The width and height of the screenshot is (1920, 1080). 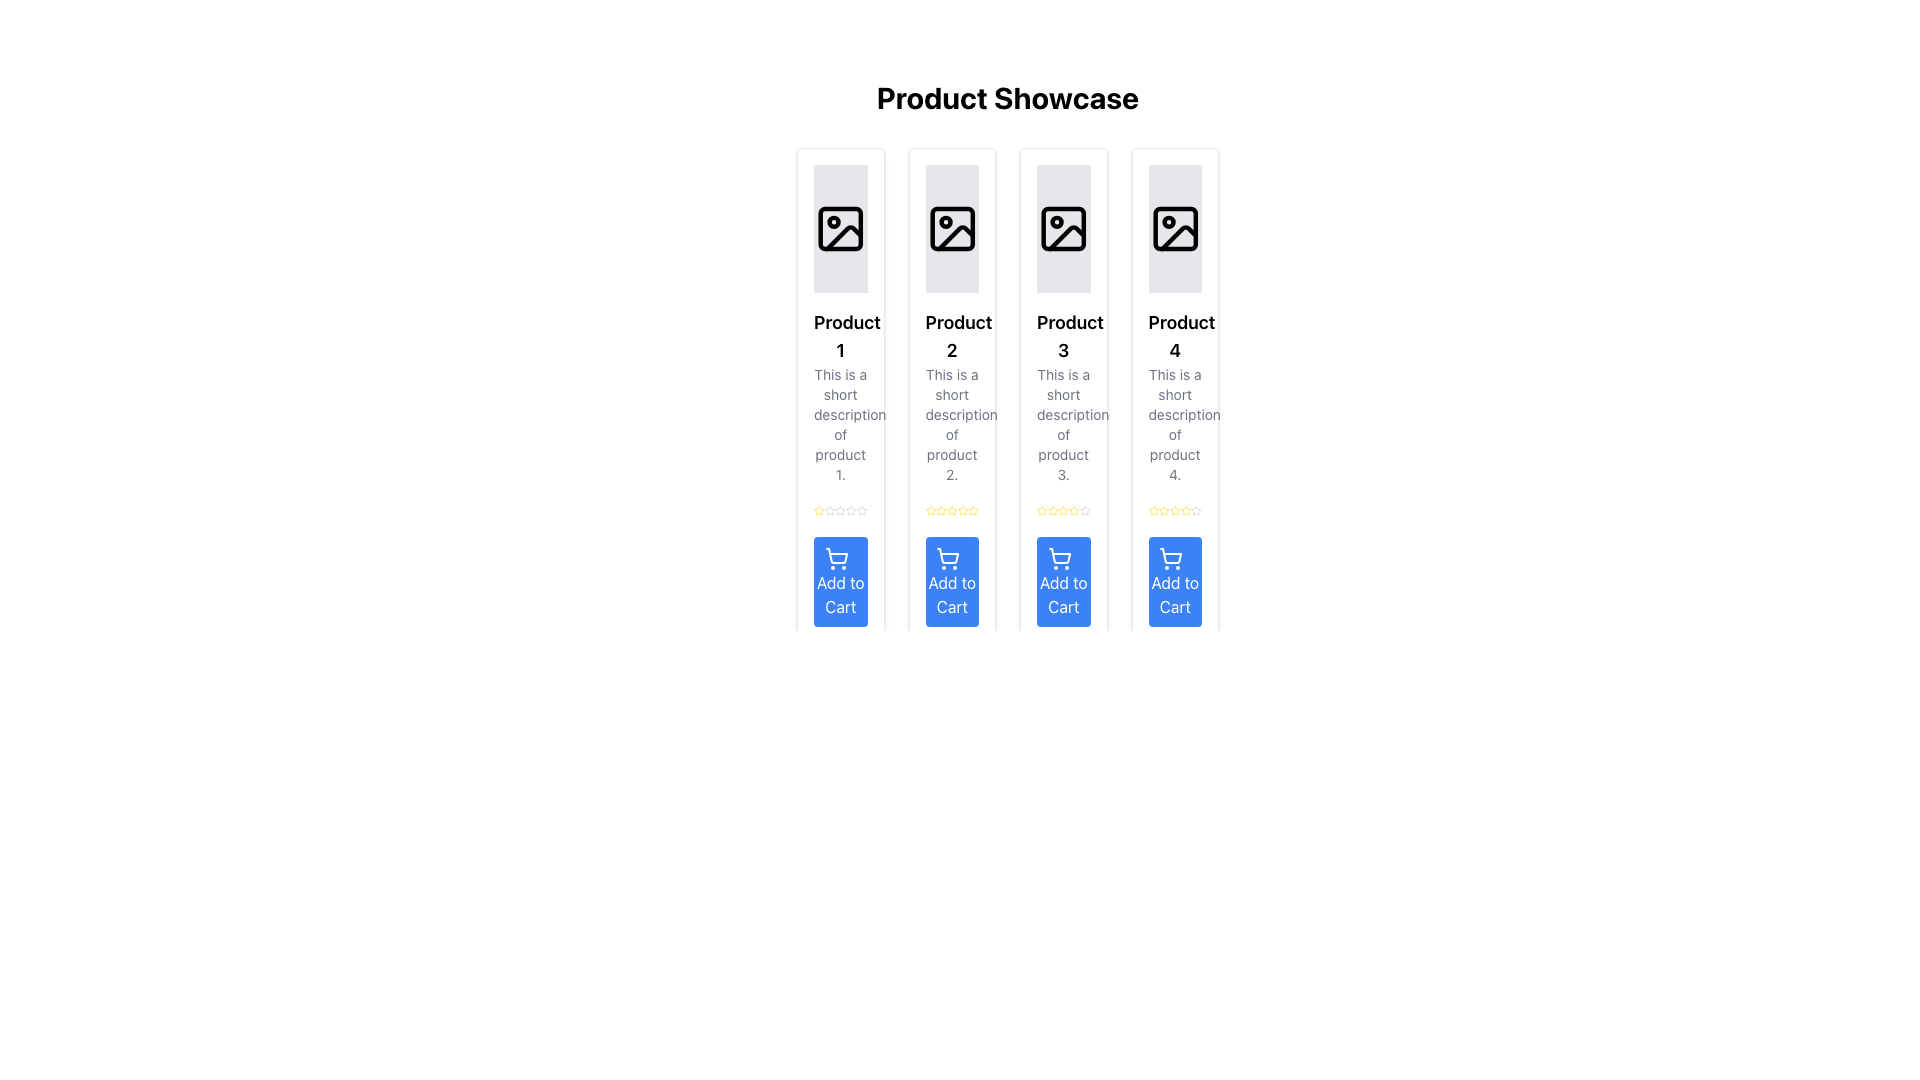 What do you see at coordinates (836, 555) in the screenshot?
I see `the shopping cart icon located inside the 'Add to Cart' button of the second product in the product showcase grid` at bounding box center [836, 555].